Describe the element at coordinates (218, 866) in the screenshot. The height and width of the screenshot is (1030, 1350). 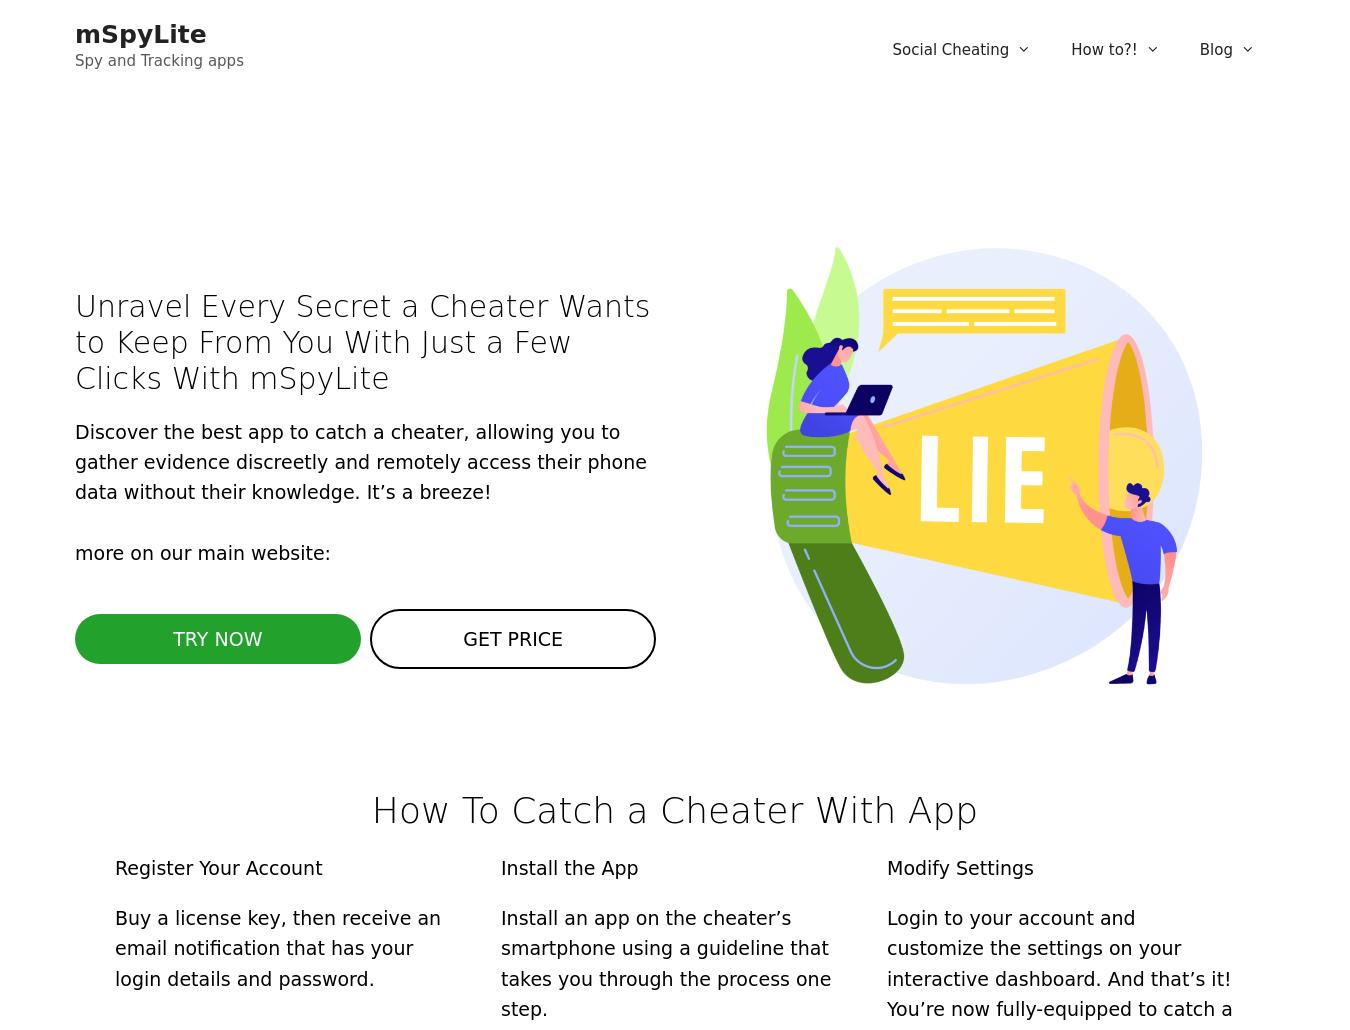
I see `'Register Your Account'` at that location.